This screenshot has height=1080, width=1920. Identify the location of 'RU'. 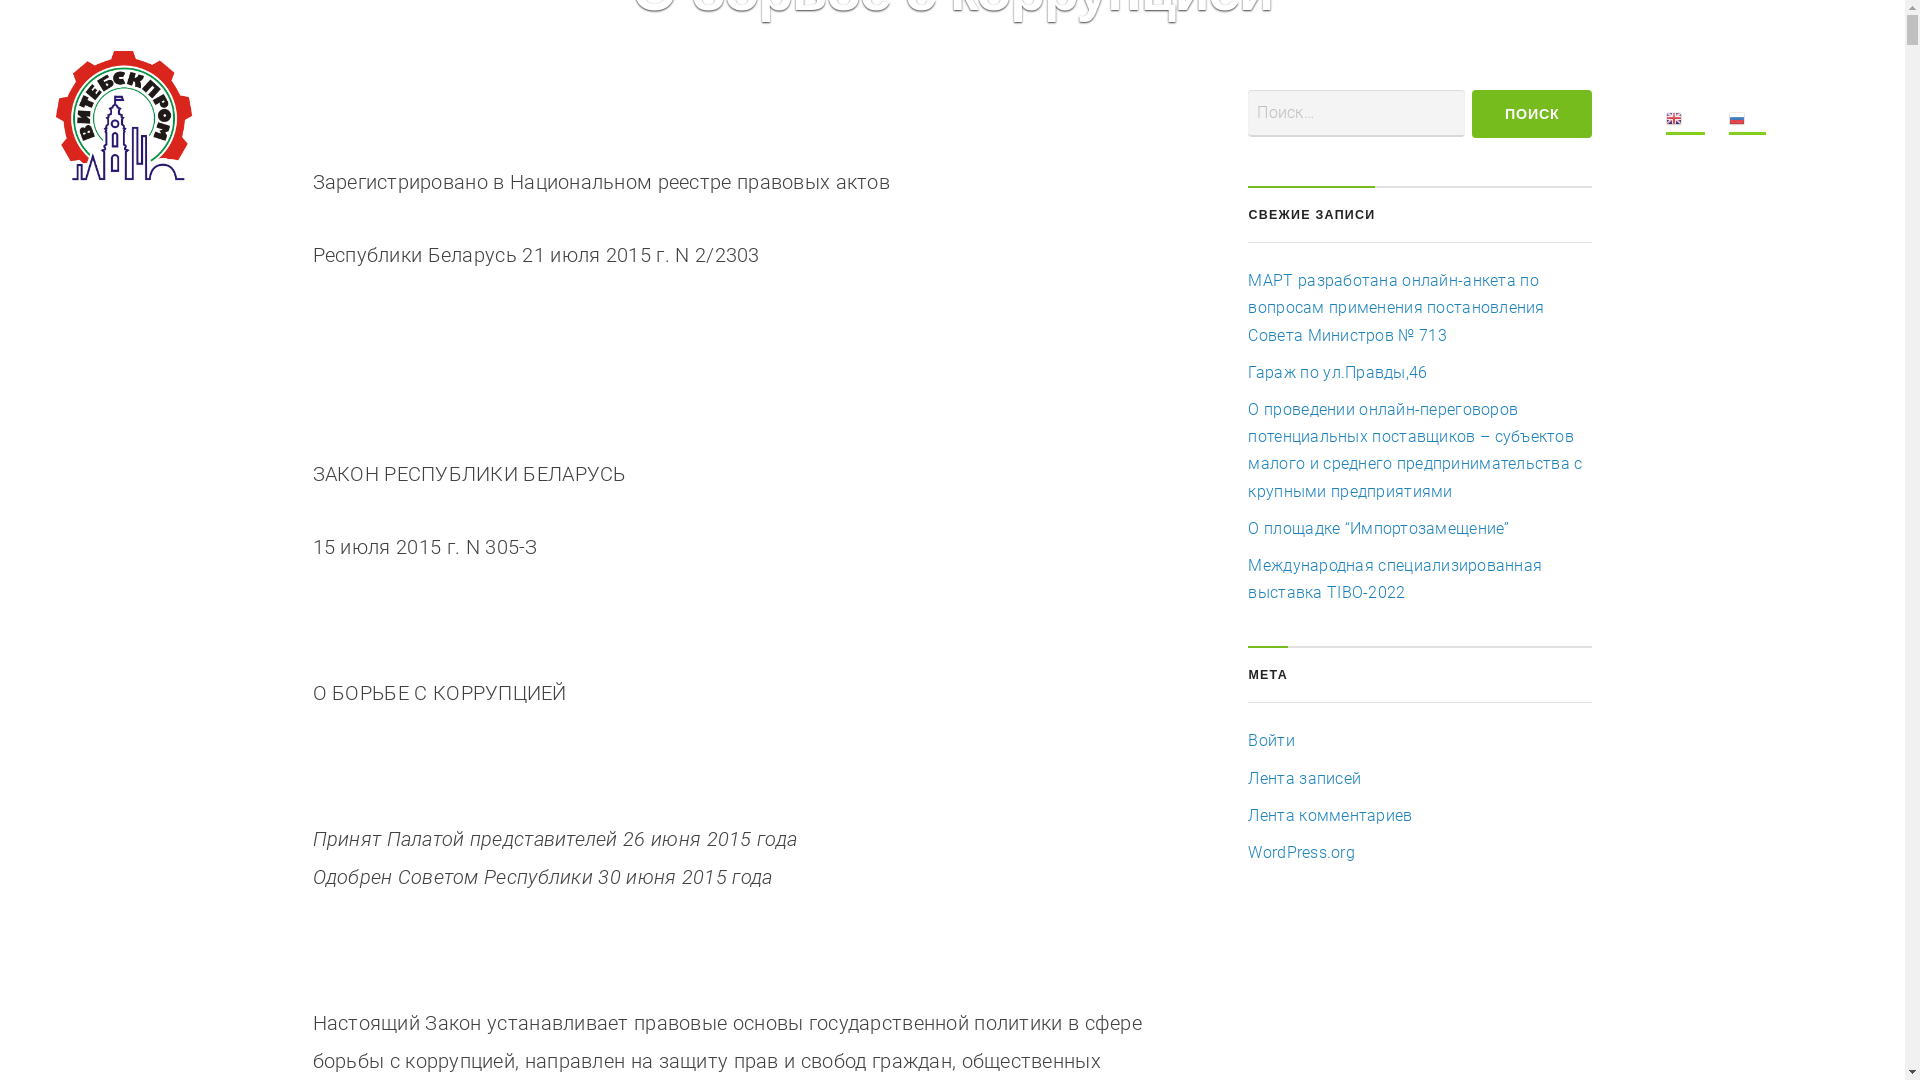
(1727, 122).